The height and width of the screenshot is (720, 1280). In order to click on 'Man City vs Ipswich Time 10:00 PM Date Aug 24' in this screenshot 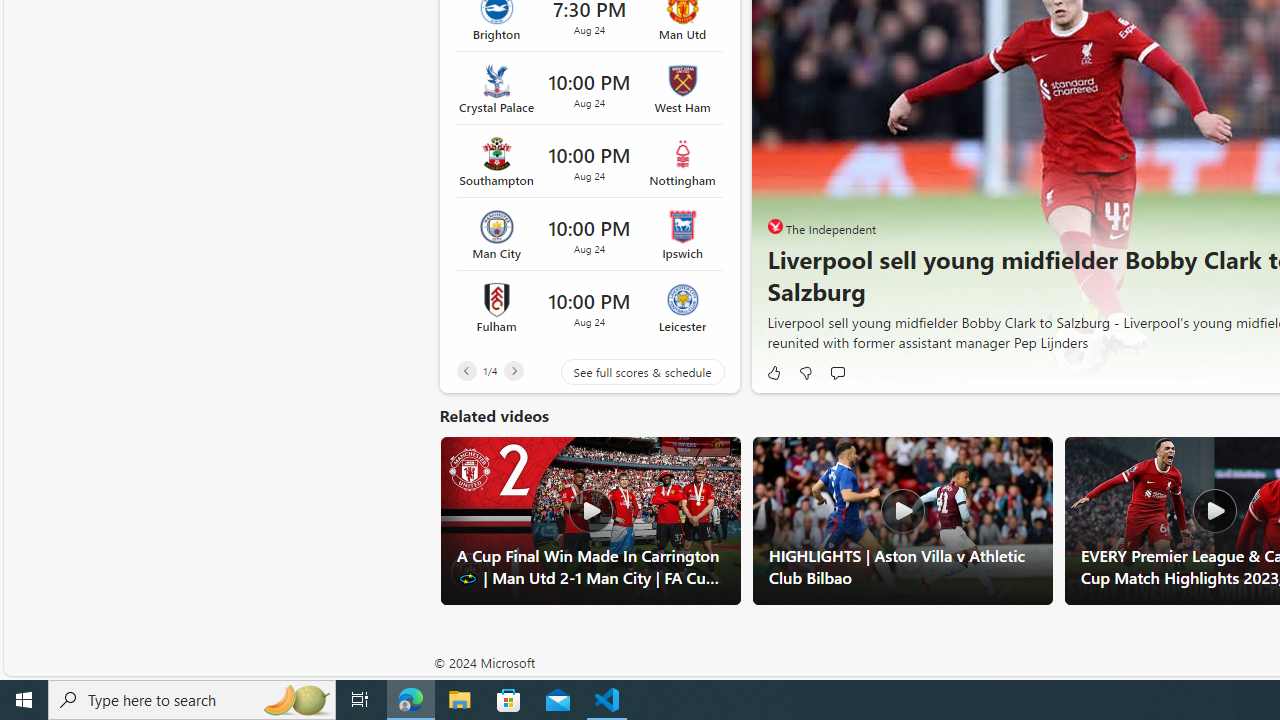, I will do `click(588, 234)`.